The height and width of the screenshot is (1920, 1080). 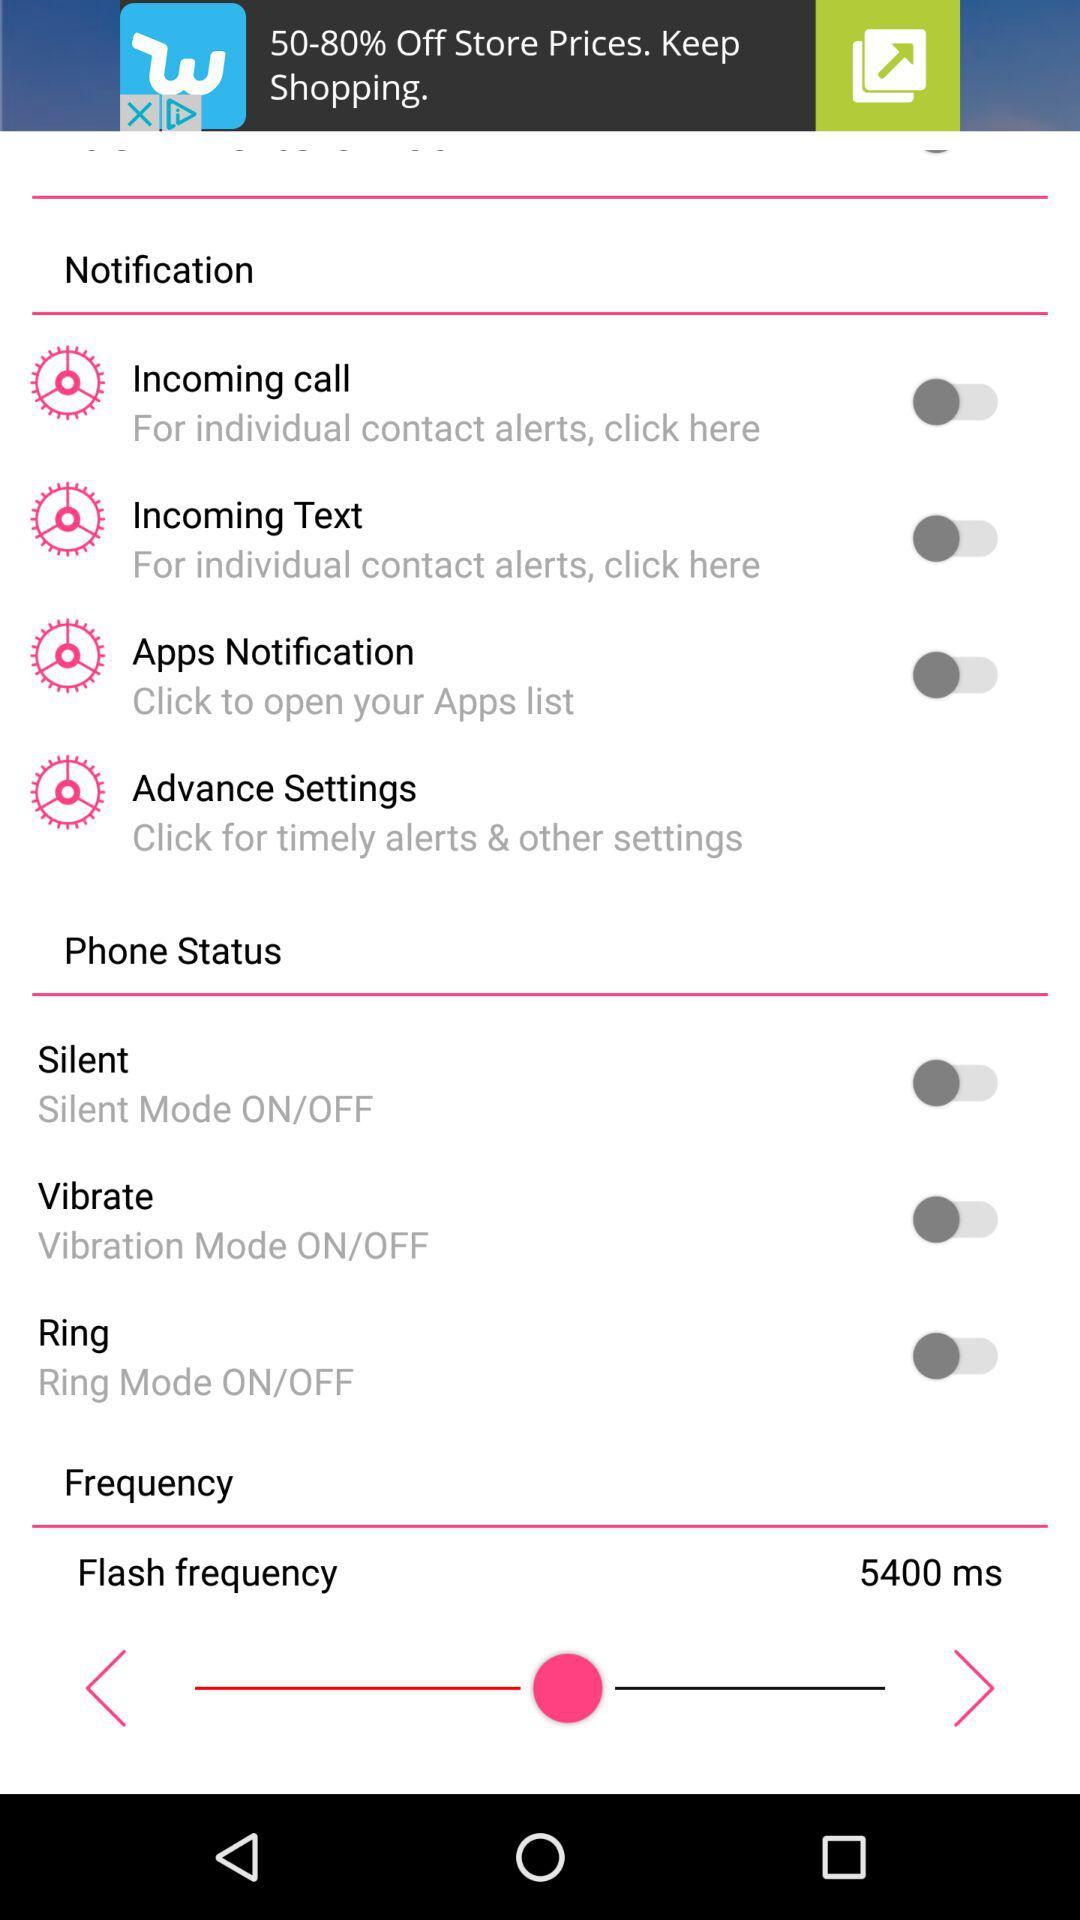 What do you see at coordinates (64, 653) in the screenshot?
I see `the settings icon` at bounding box center [64, 653].